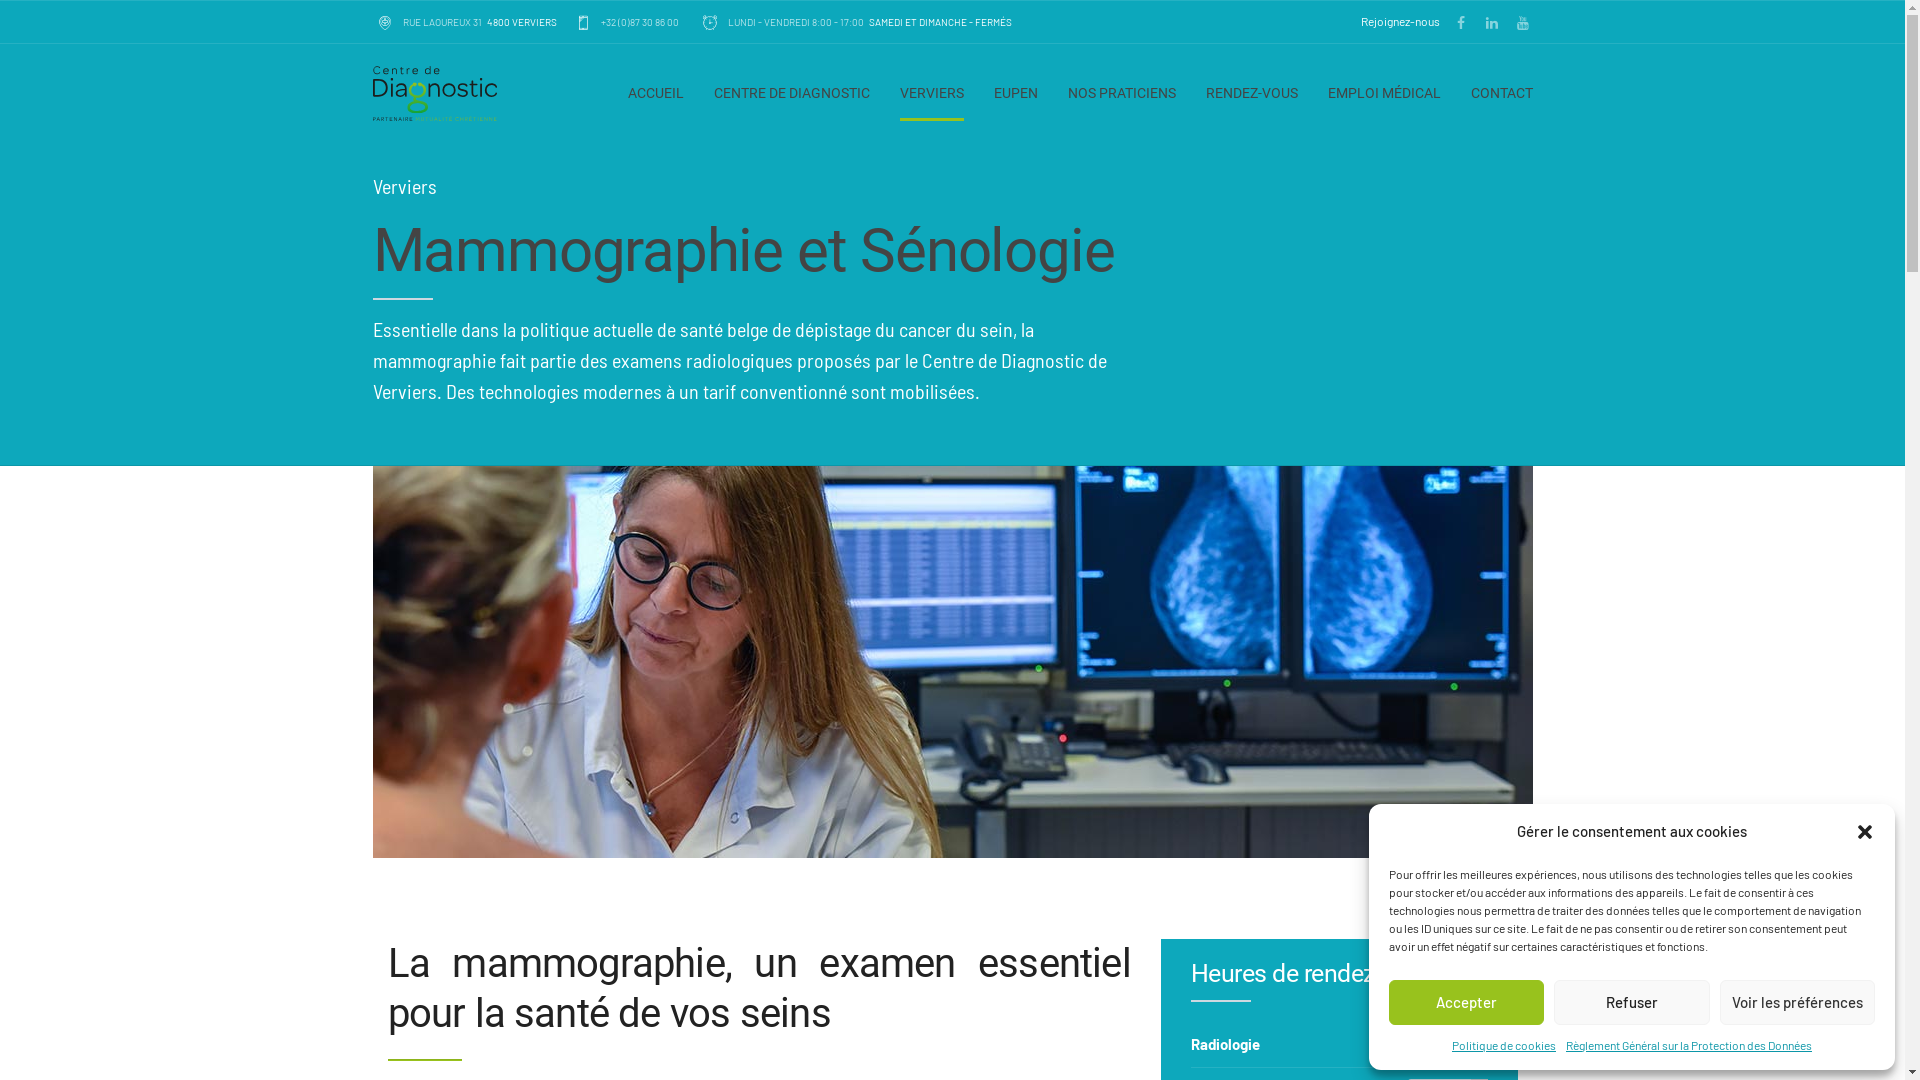  Describe the element at coordinates (1016, 93) in the screenshot. I see `'EUPEN'` at that location.